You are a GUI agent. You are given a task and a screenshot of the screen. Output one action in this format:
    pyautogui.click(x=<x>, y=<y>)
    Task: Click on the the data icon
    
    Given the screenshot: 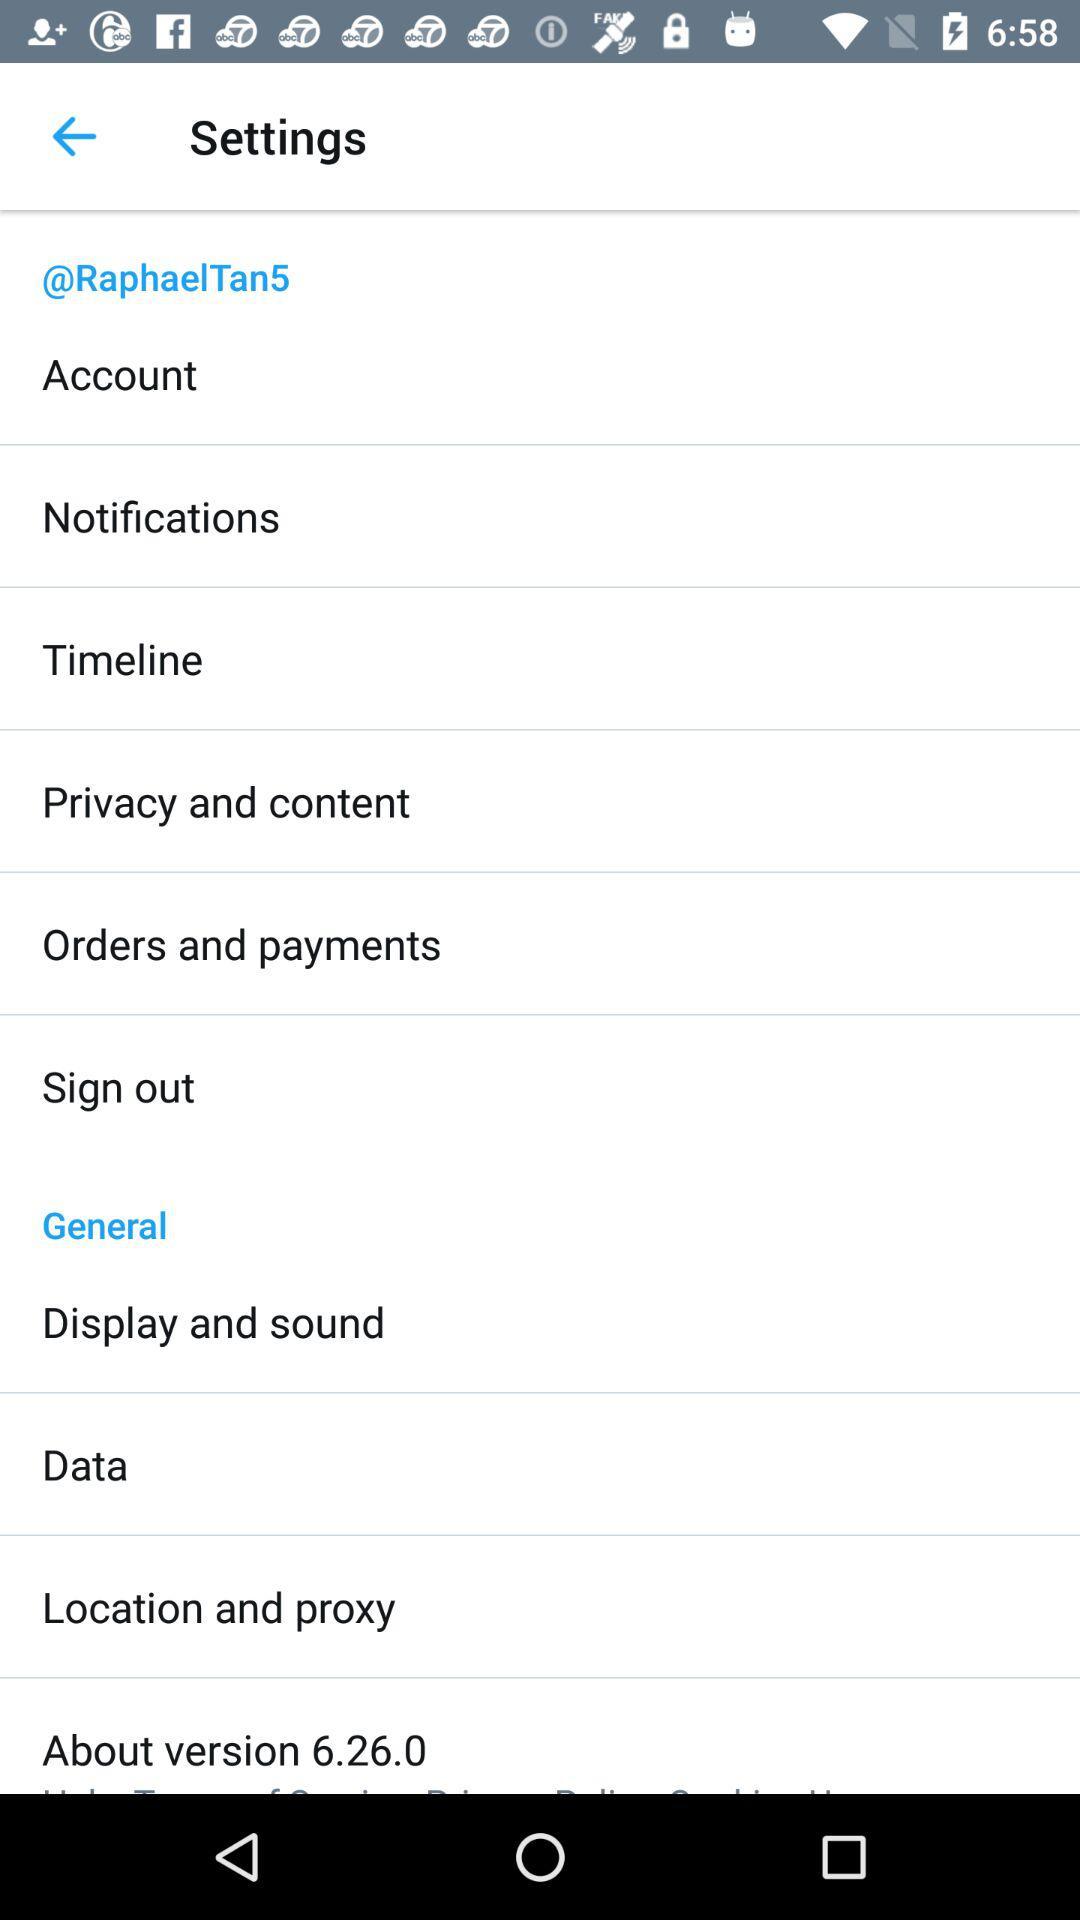 What is the action you would take?
    pyautogui.click(x=84, y=1464)
    